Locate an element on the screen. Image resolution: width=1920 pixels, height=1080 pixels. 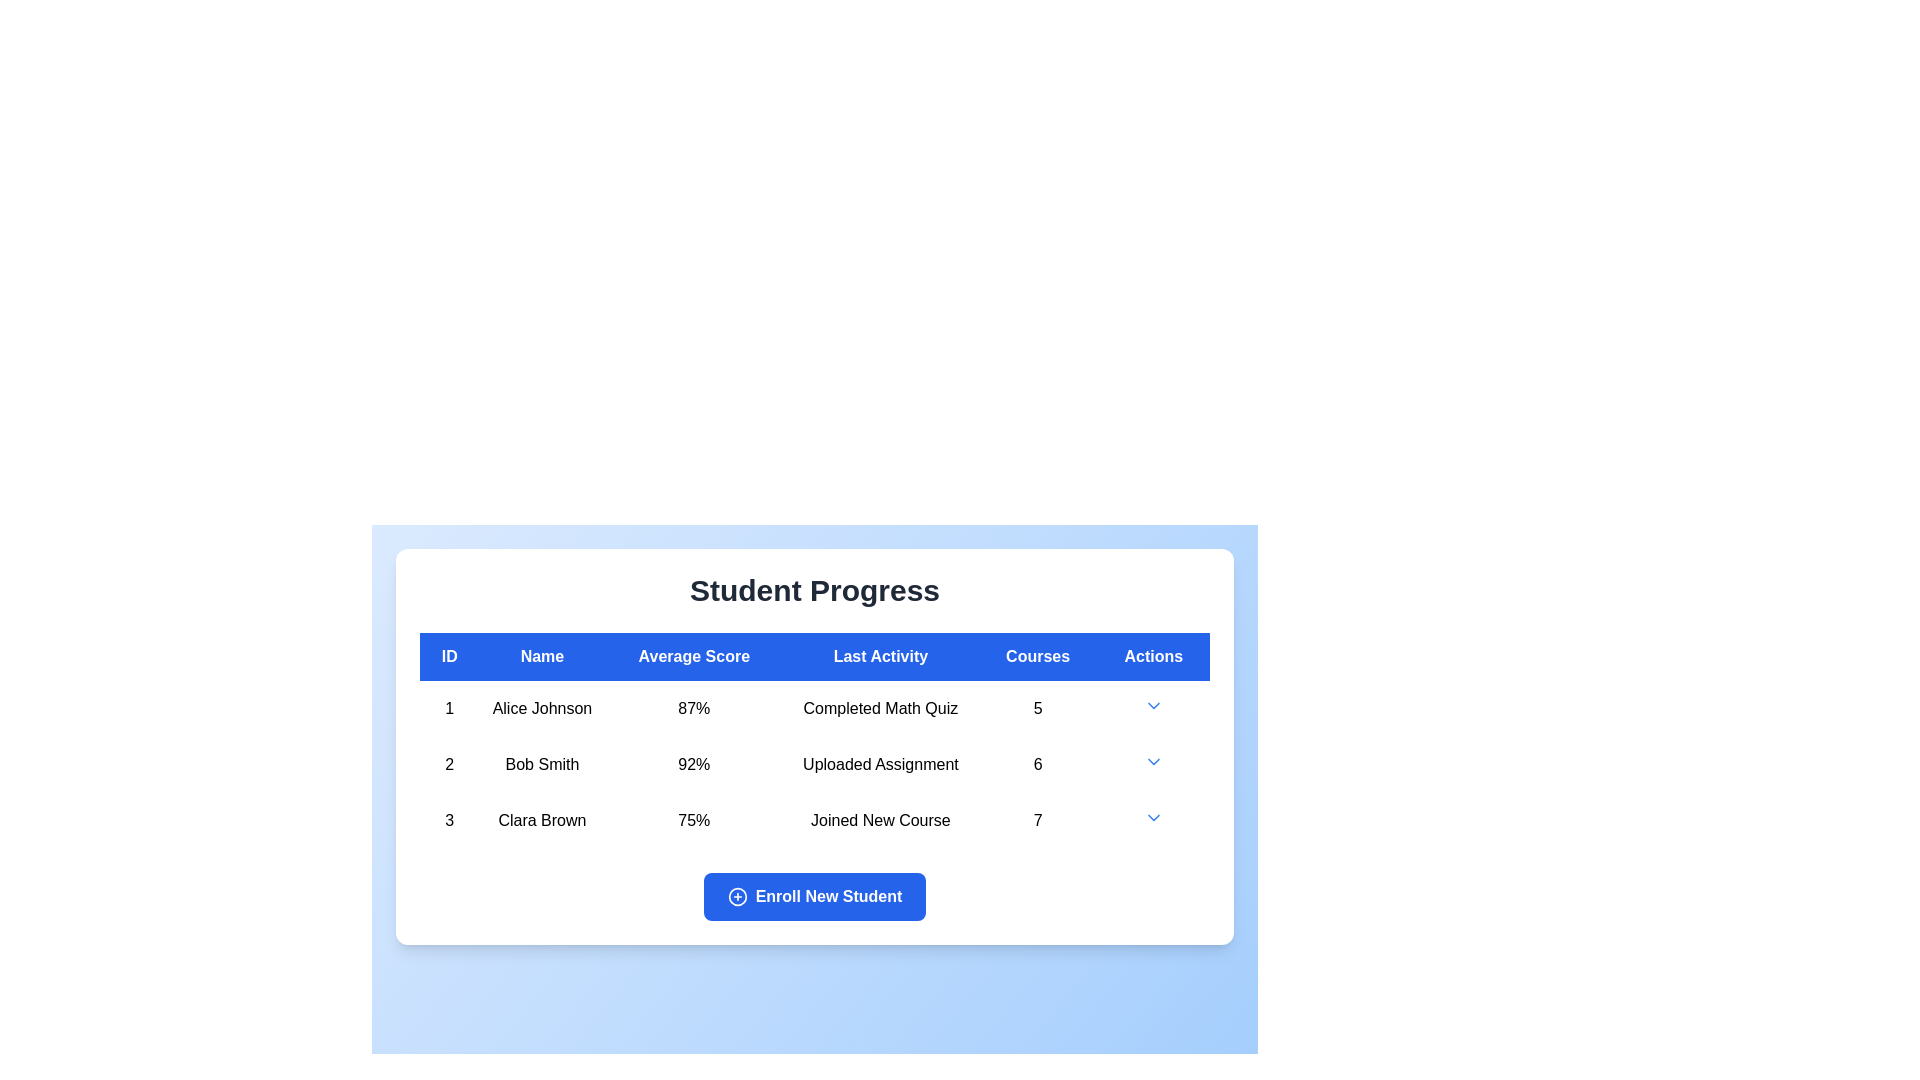
the 'Actions' table header cell, which displays the text 'Actions' in white on a blue background is located at coordinates (1153, 656).